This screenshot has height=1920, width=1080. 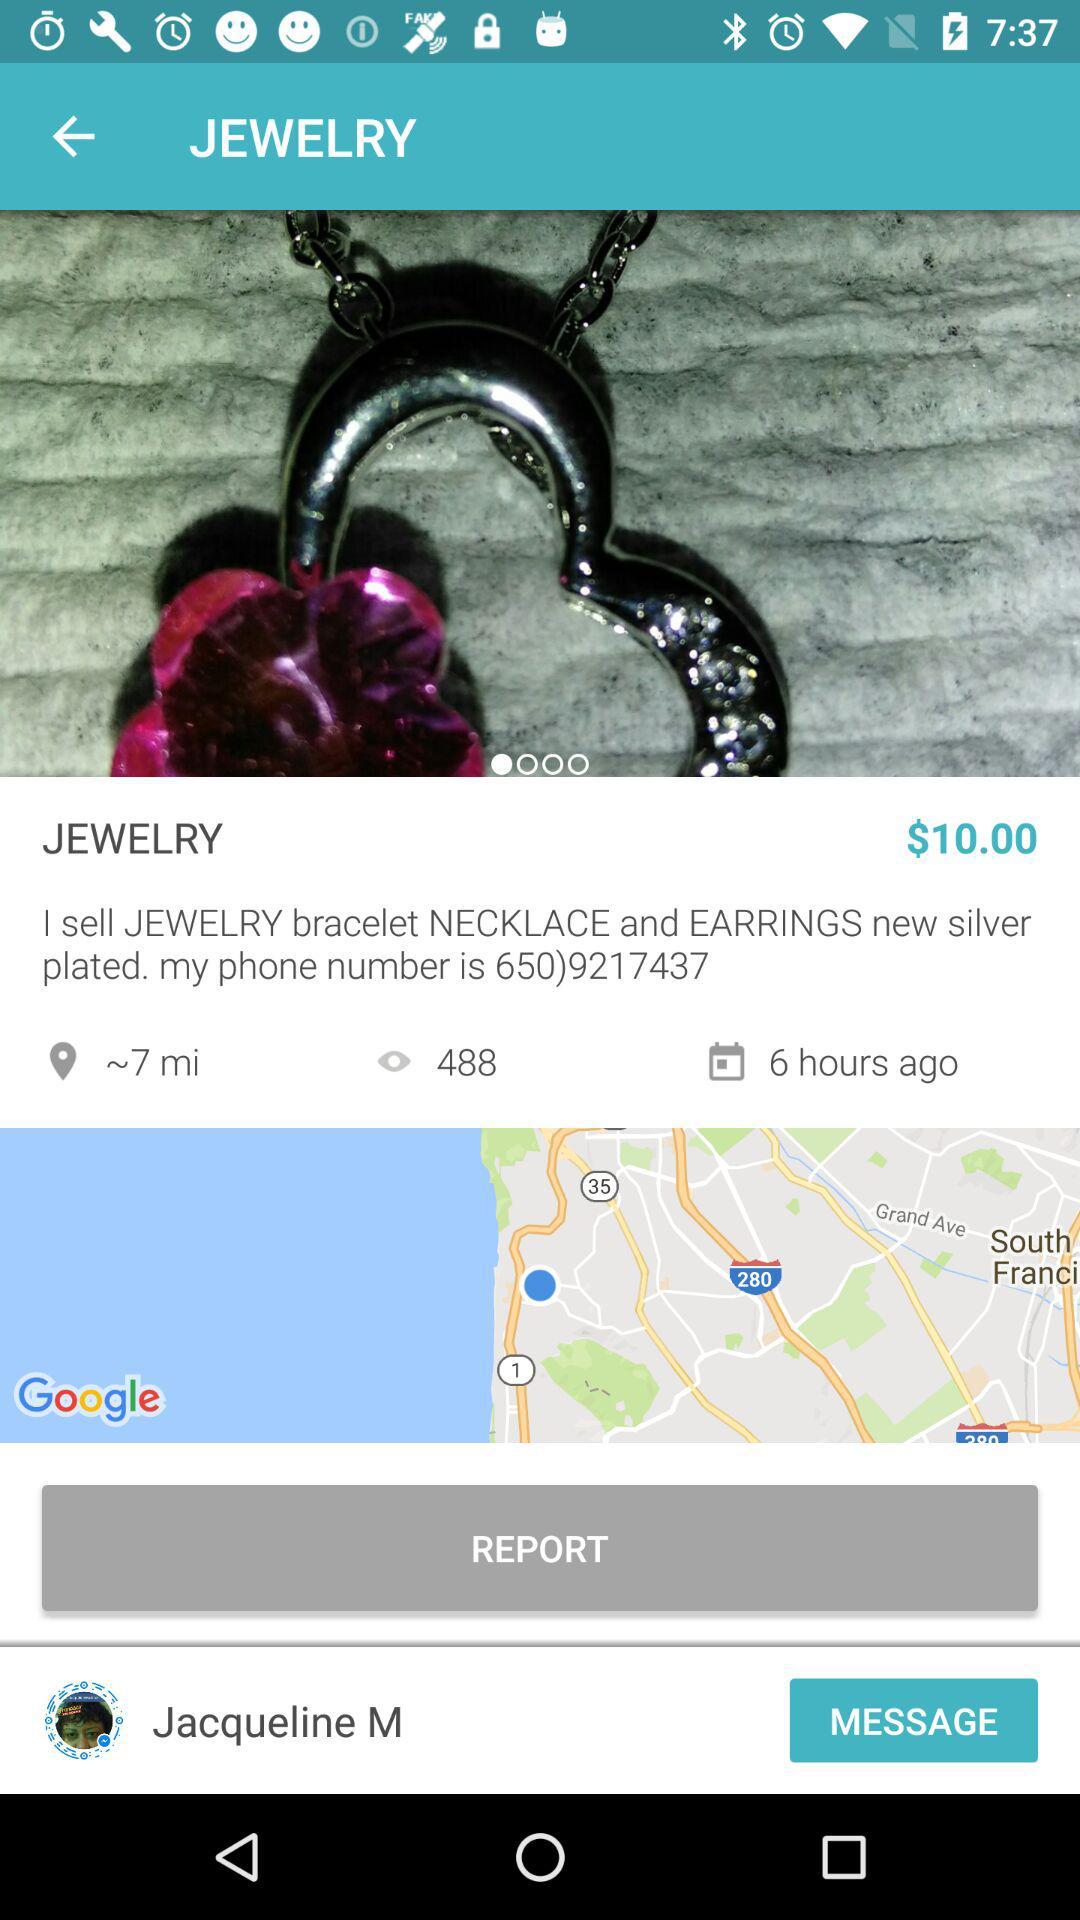 What do you see at coordinates (540, 493) in the screenshot?
I see `the item above the jewelry` at bounding box center [540, 493].